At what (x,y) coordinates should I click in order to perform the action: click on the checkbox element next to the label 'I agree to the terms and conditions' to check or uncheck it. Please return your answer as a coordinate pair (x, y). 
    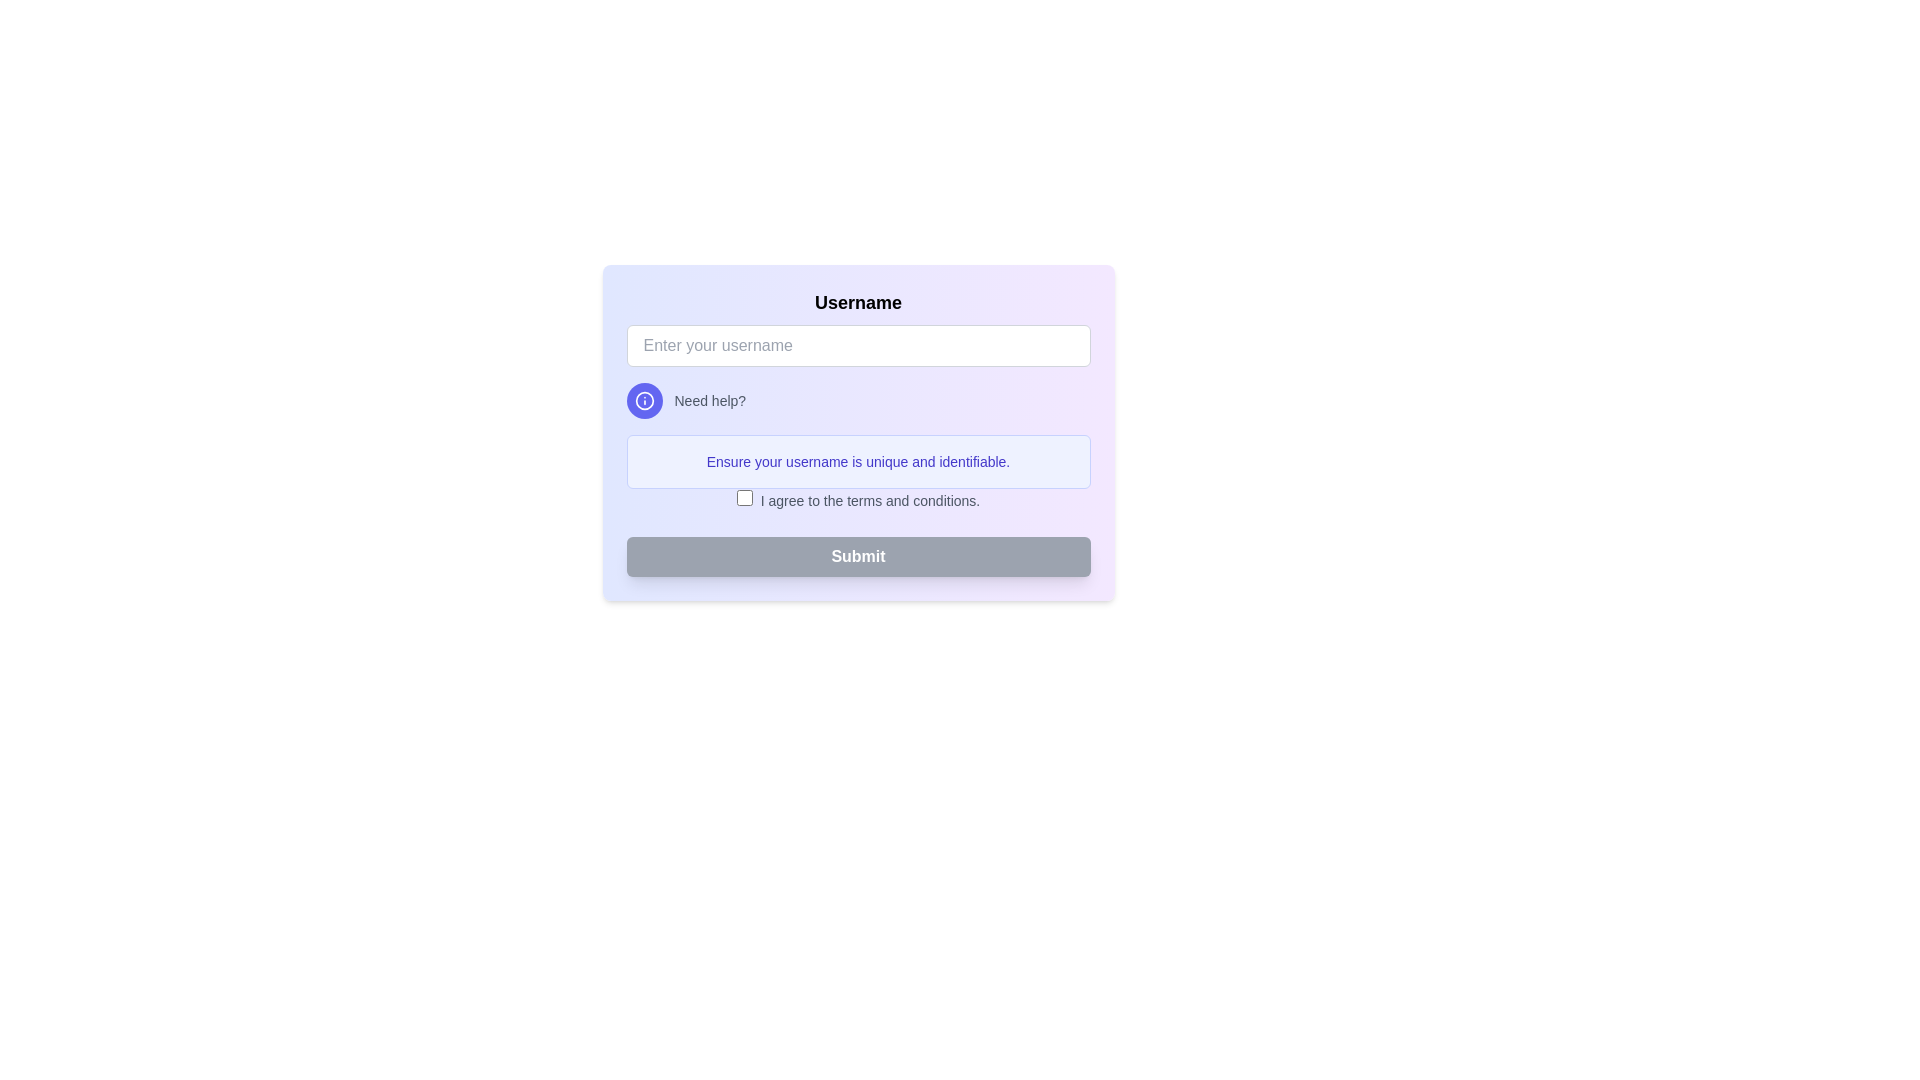
    Looking at the image, I should click on (743, 496).